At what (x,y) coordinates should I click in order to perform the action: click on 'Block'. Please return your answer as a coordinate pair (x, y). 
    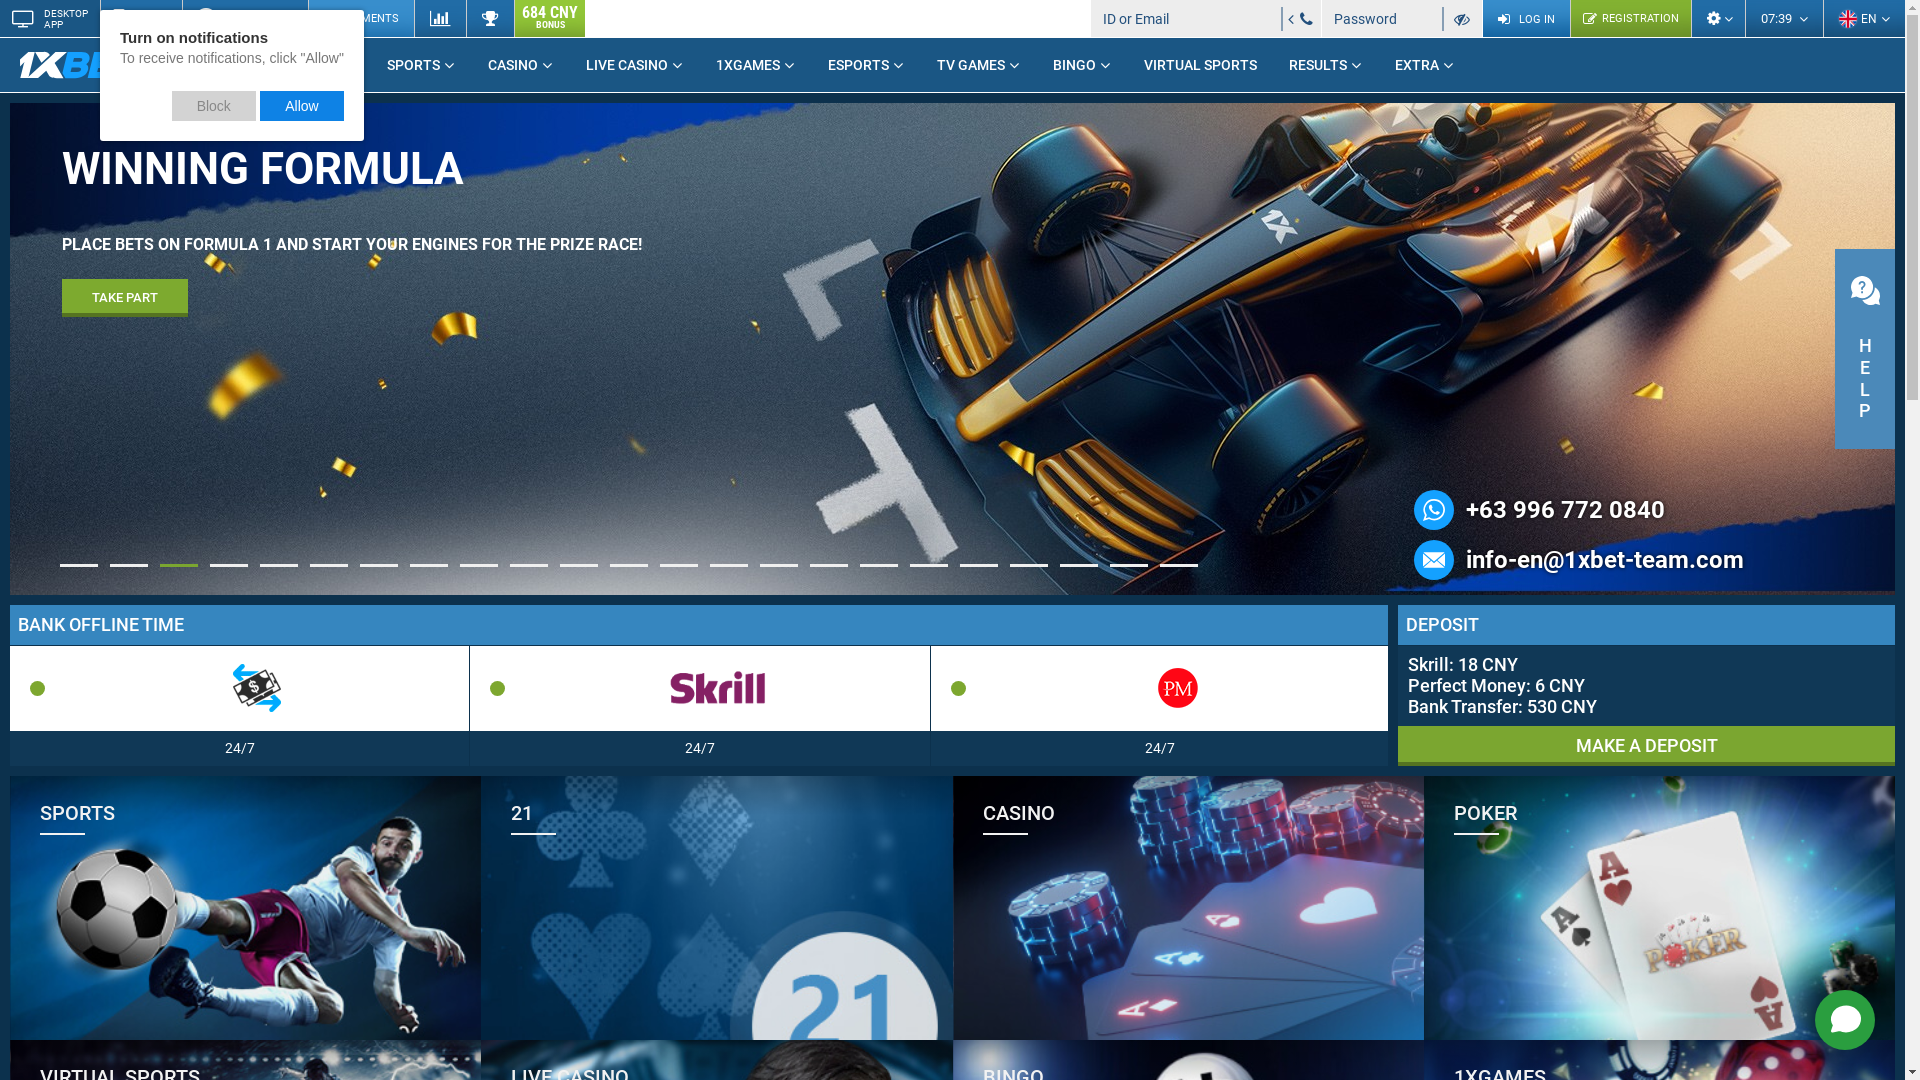
    Looking at the image, I should click on (214, 105).